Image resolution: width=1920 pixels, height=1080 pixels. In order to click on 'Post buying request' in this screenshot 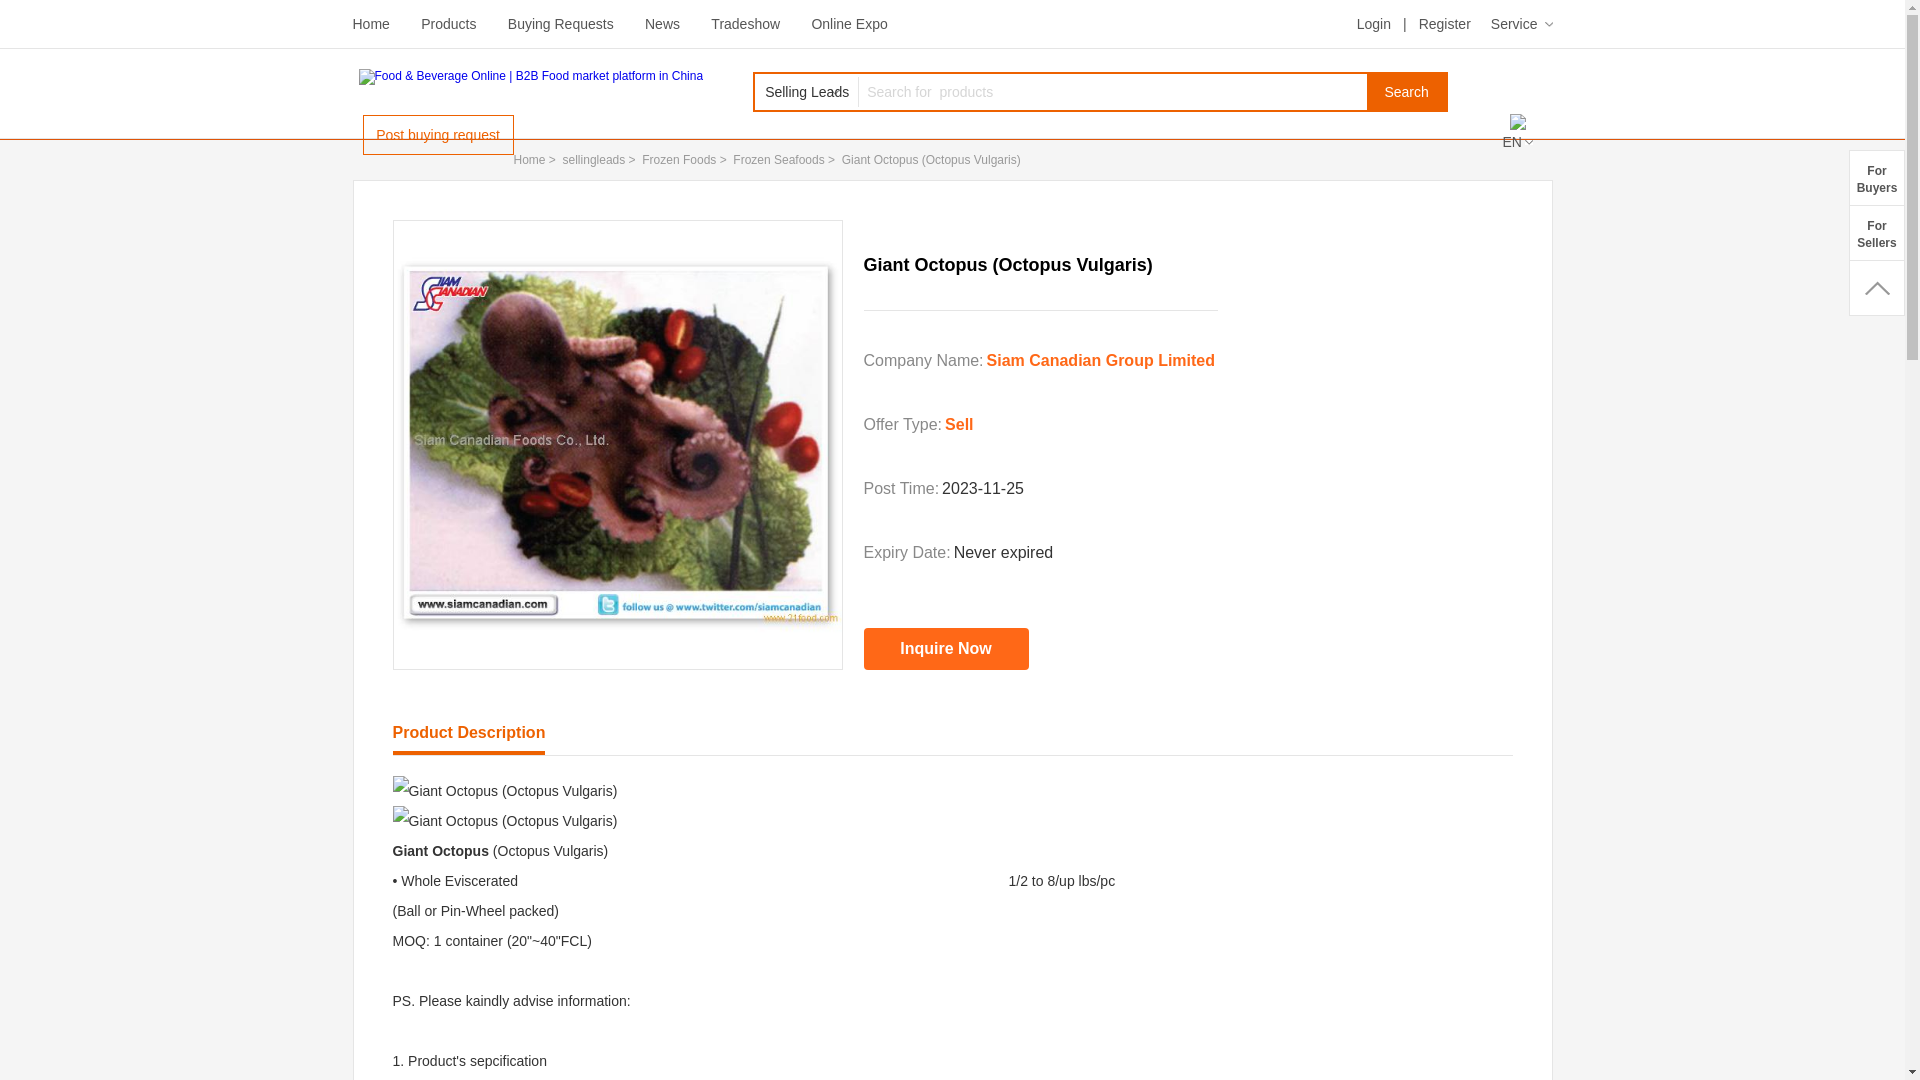, I will do `click(436, 135)`.